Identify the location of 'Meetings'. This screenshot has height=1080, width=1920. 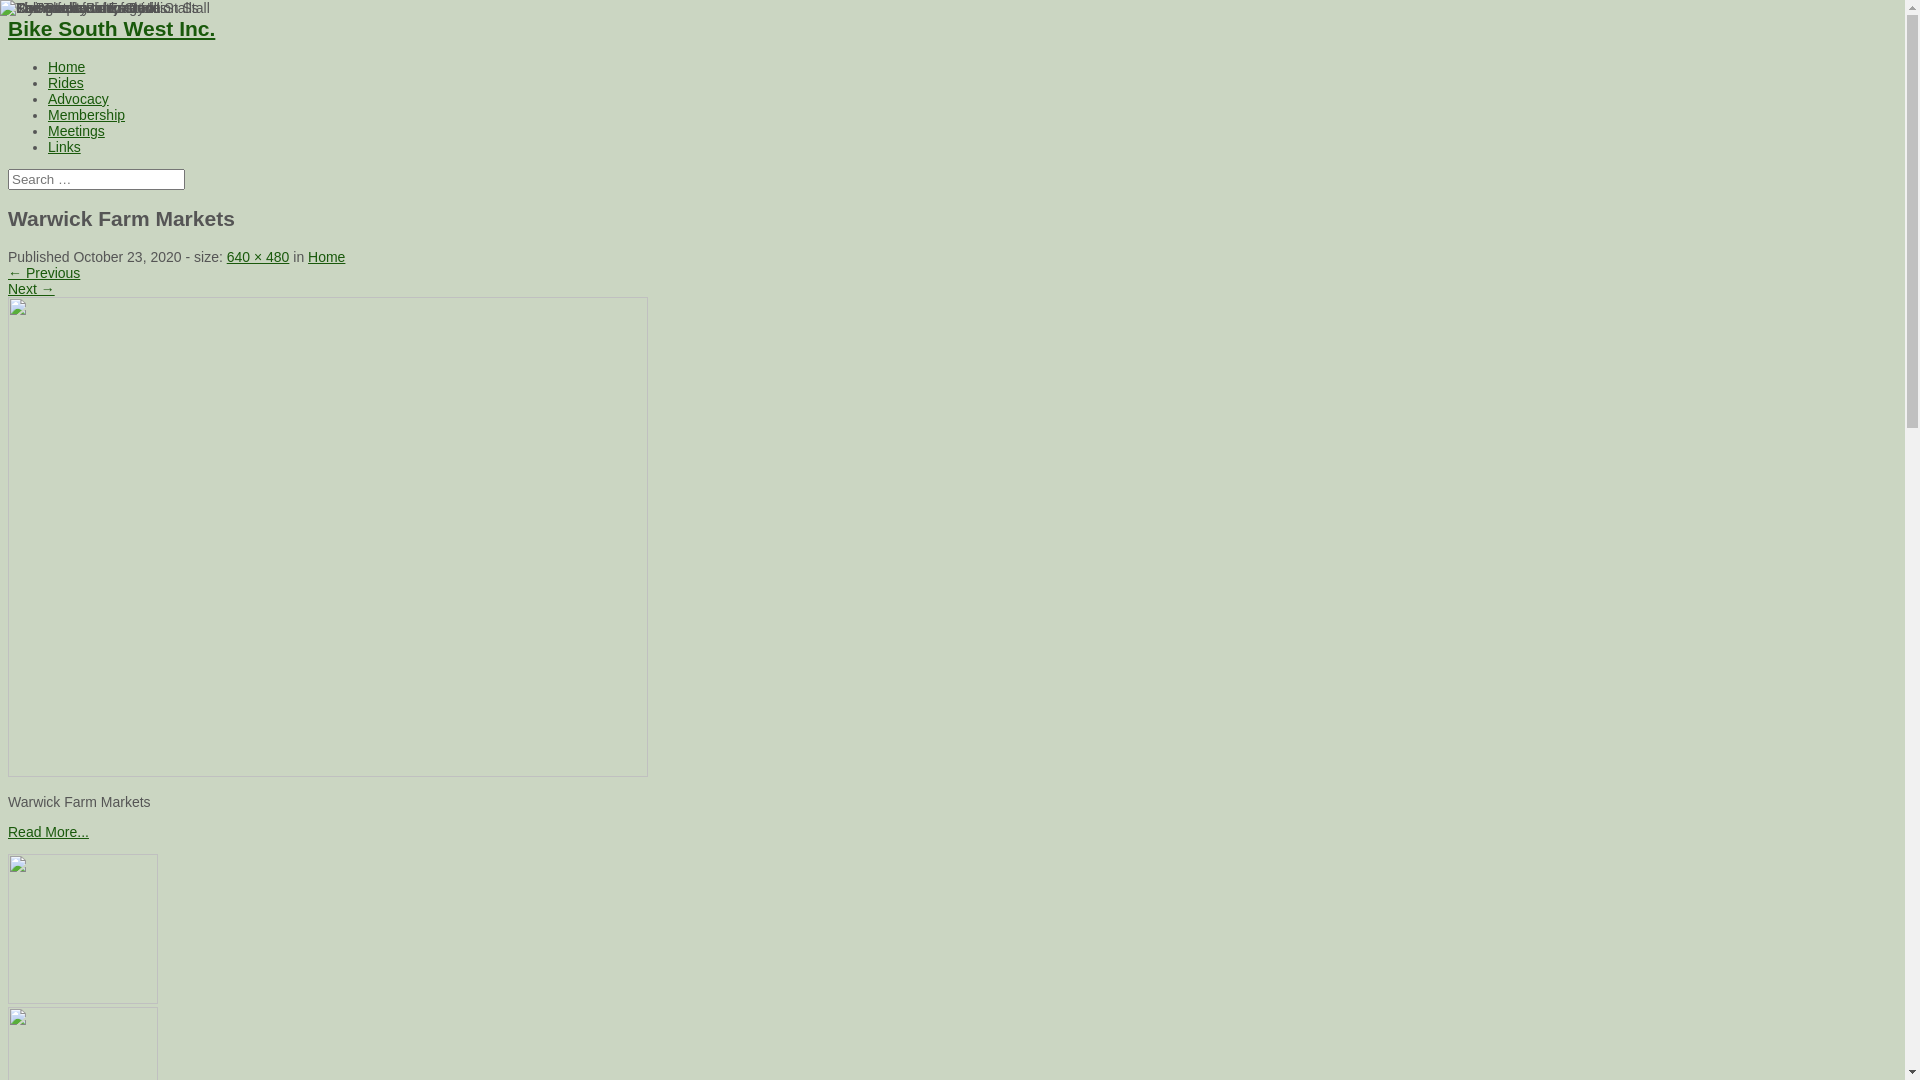
(48, 131).